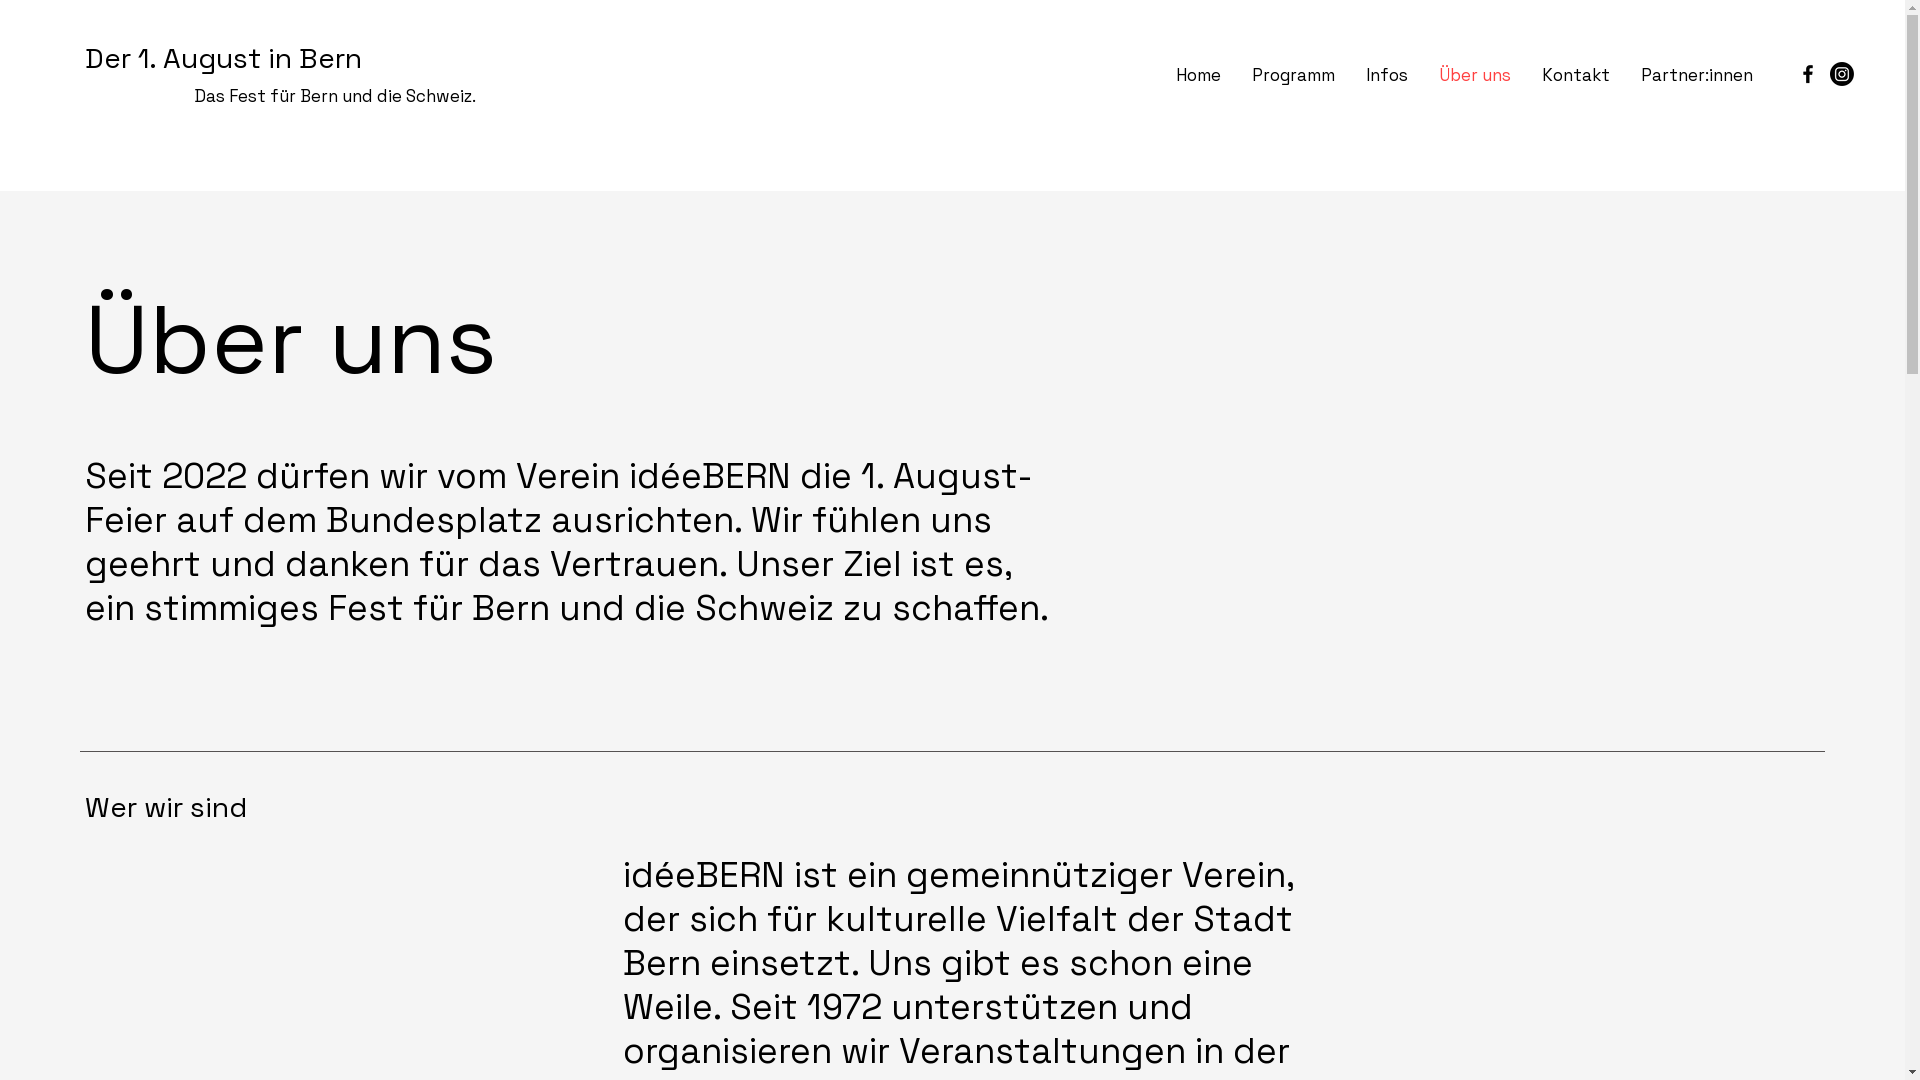 Image resolution: width=1920 pixels, height=1080 pixels. Describe the element at coordinates (1574, 73) in the screenshot. I see `'Kontakt'` at that location.